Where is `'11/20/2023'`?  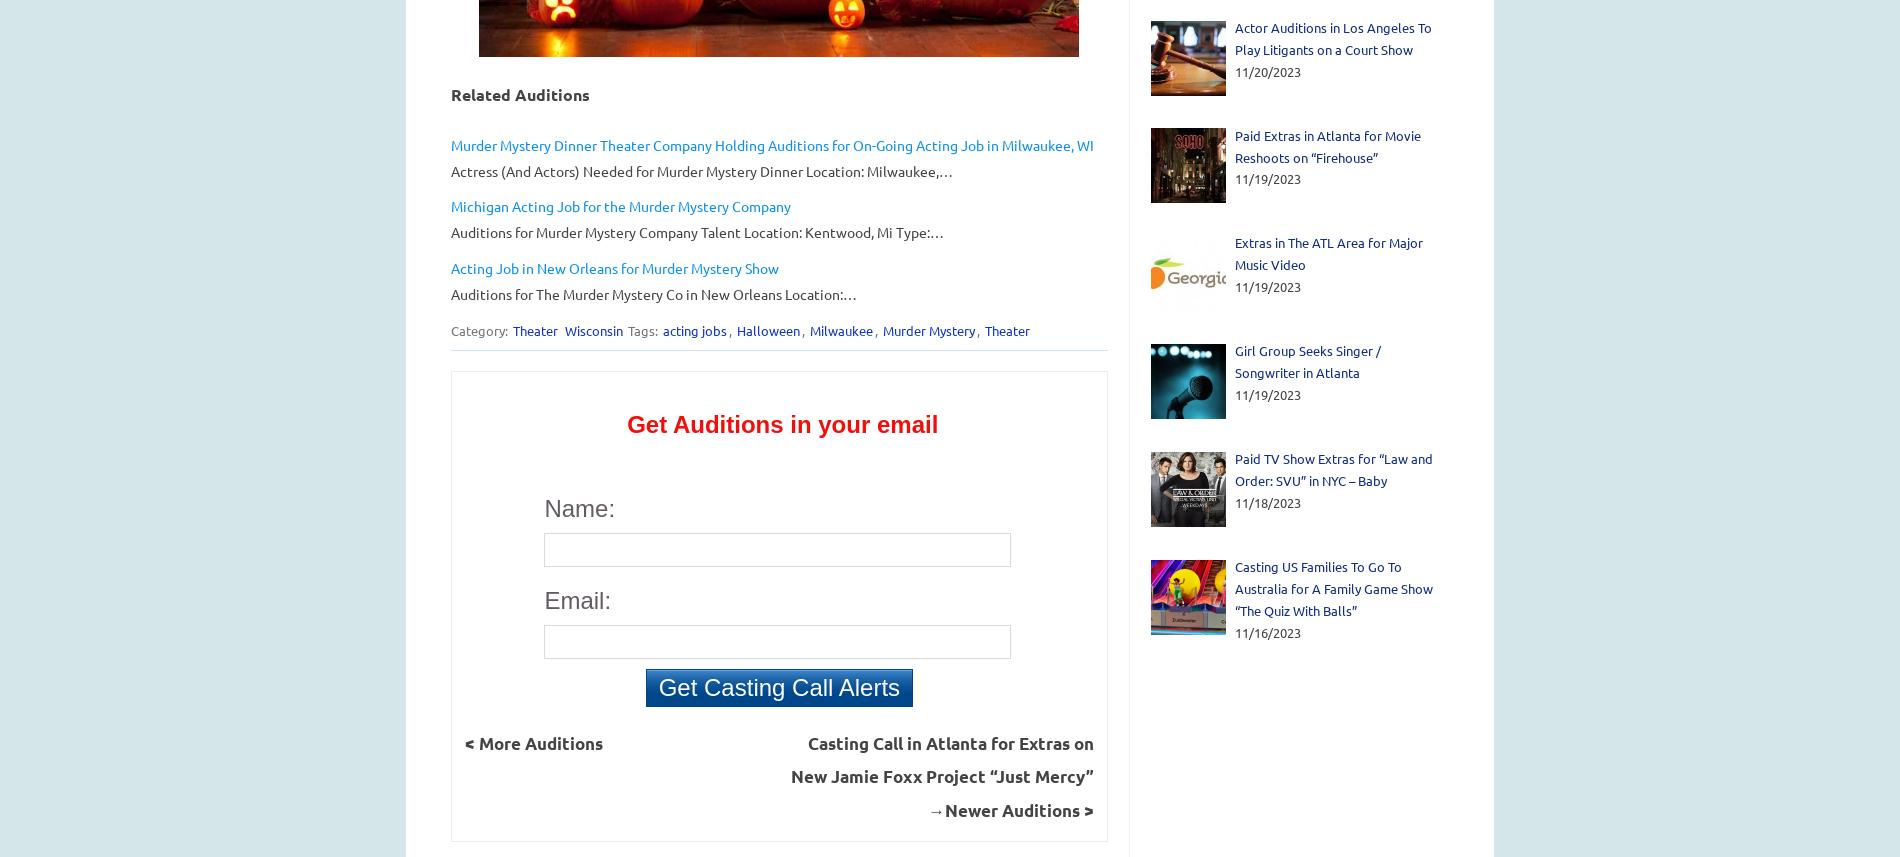
'11/20/2023' is located at coordinates (1267, 69).